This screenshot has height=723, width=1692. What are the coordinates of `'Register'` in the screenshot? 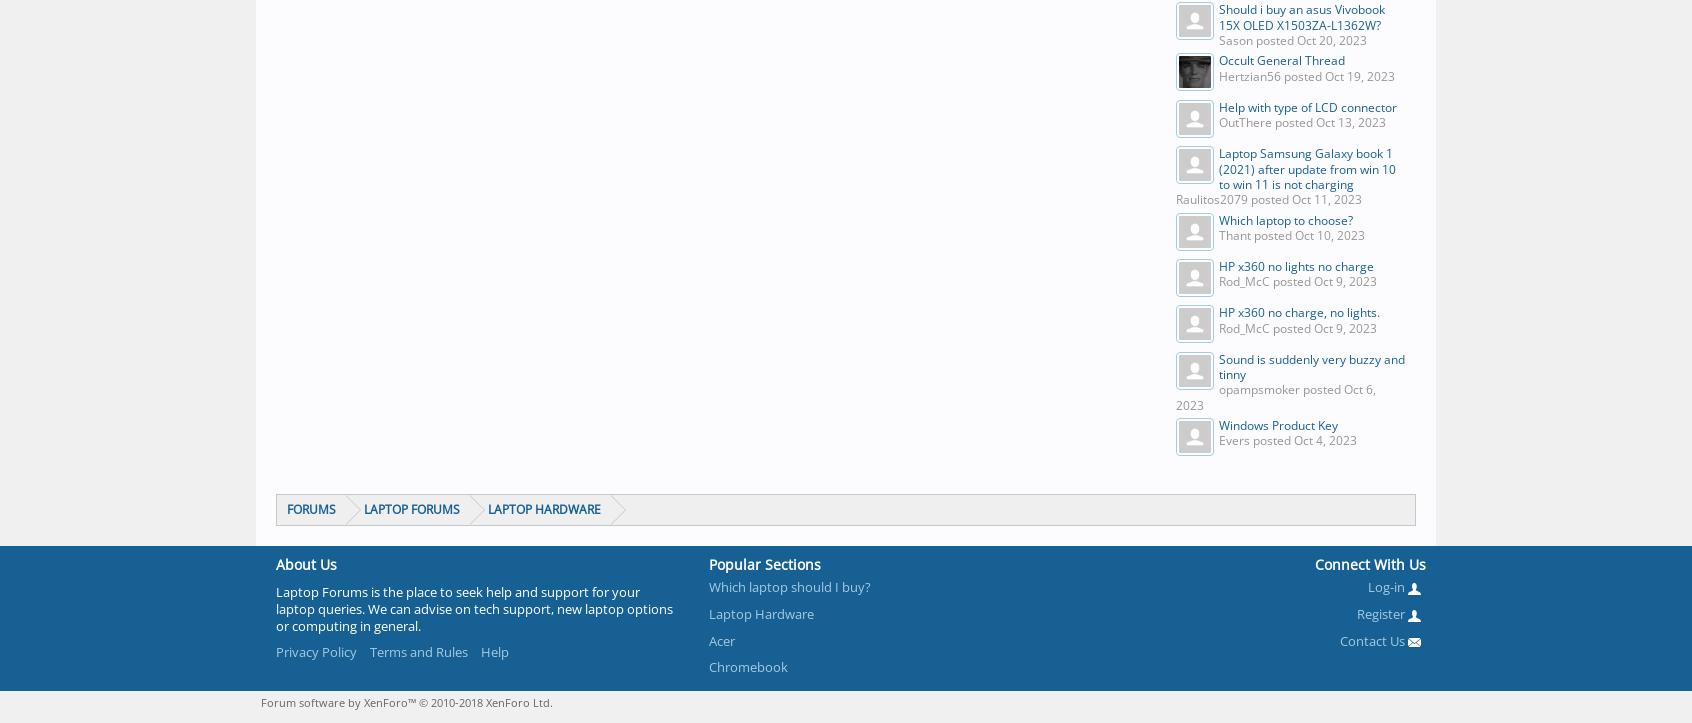 It's located at (1382, 613).